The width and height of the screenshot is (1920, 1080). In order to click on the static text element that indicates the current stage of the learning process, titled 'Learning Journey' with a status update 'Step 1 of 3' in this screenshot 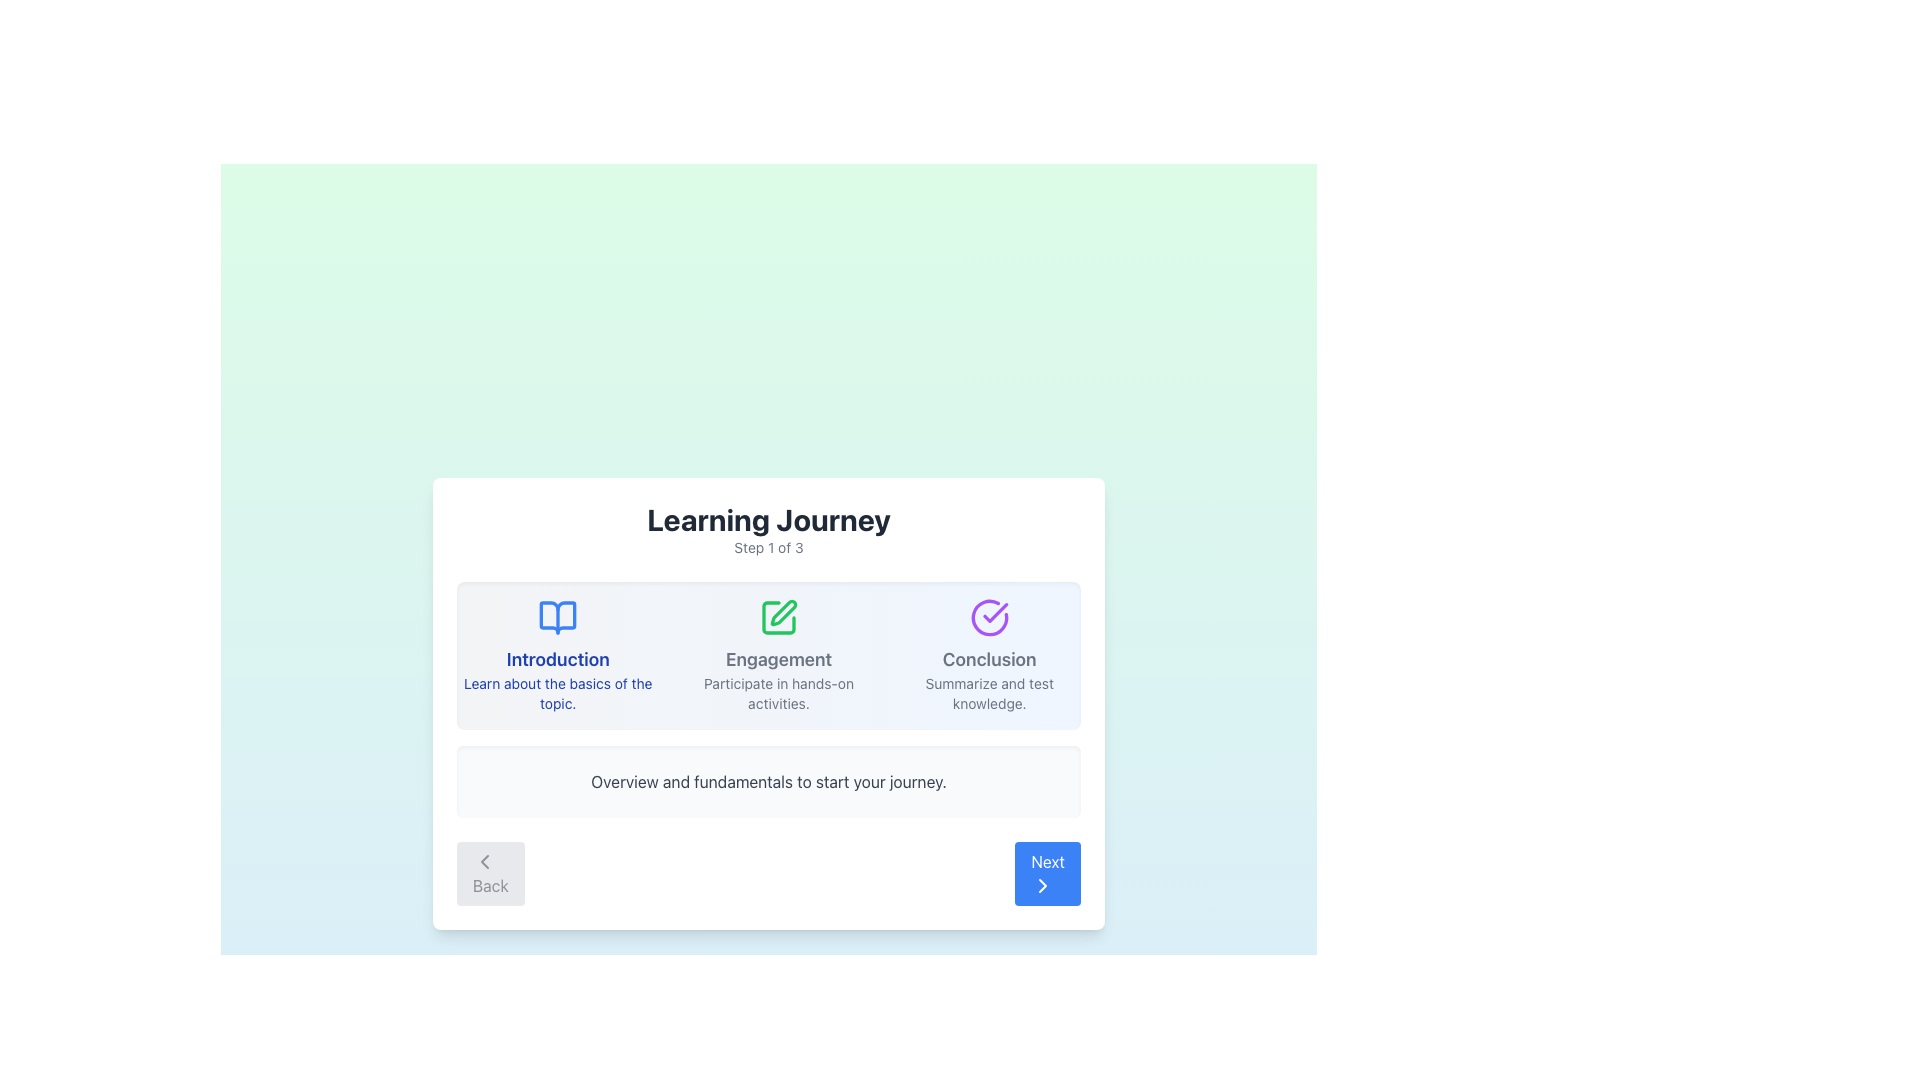, I will do `click(767, 528)`.